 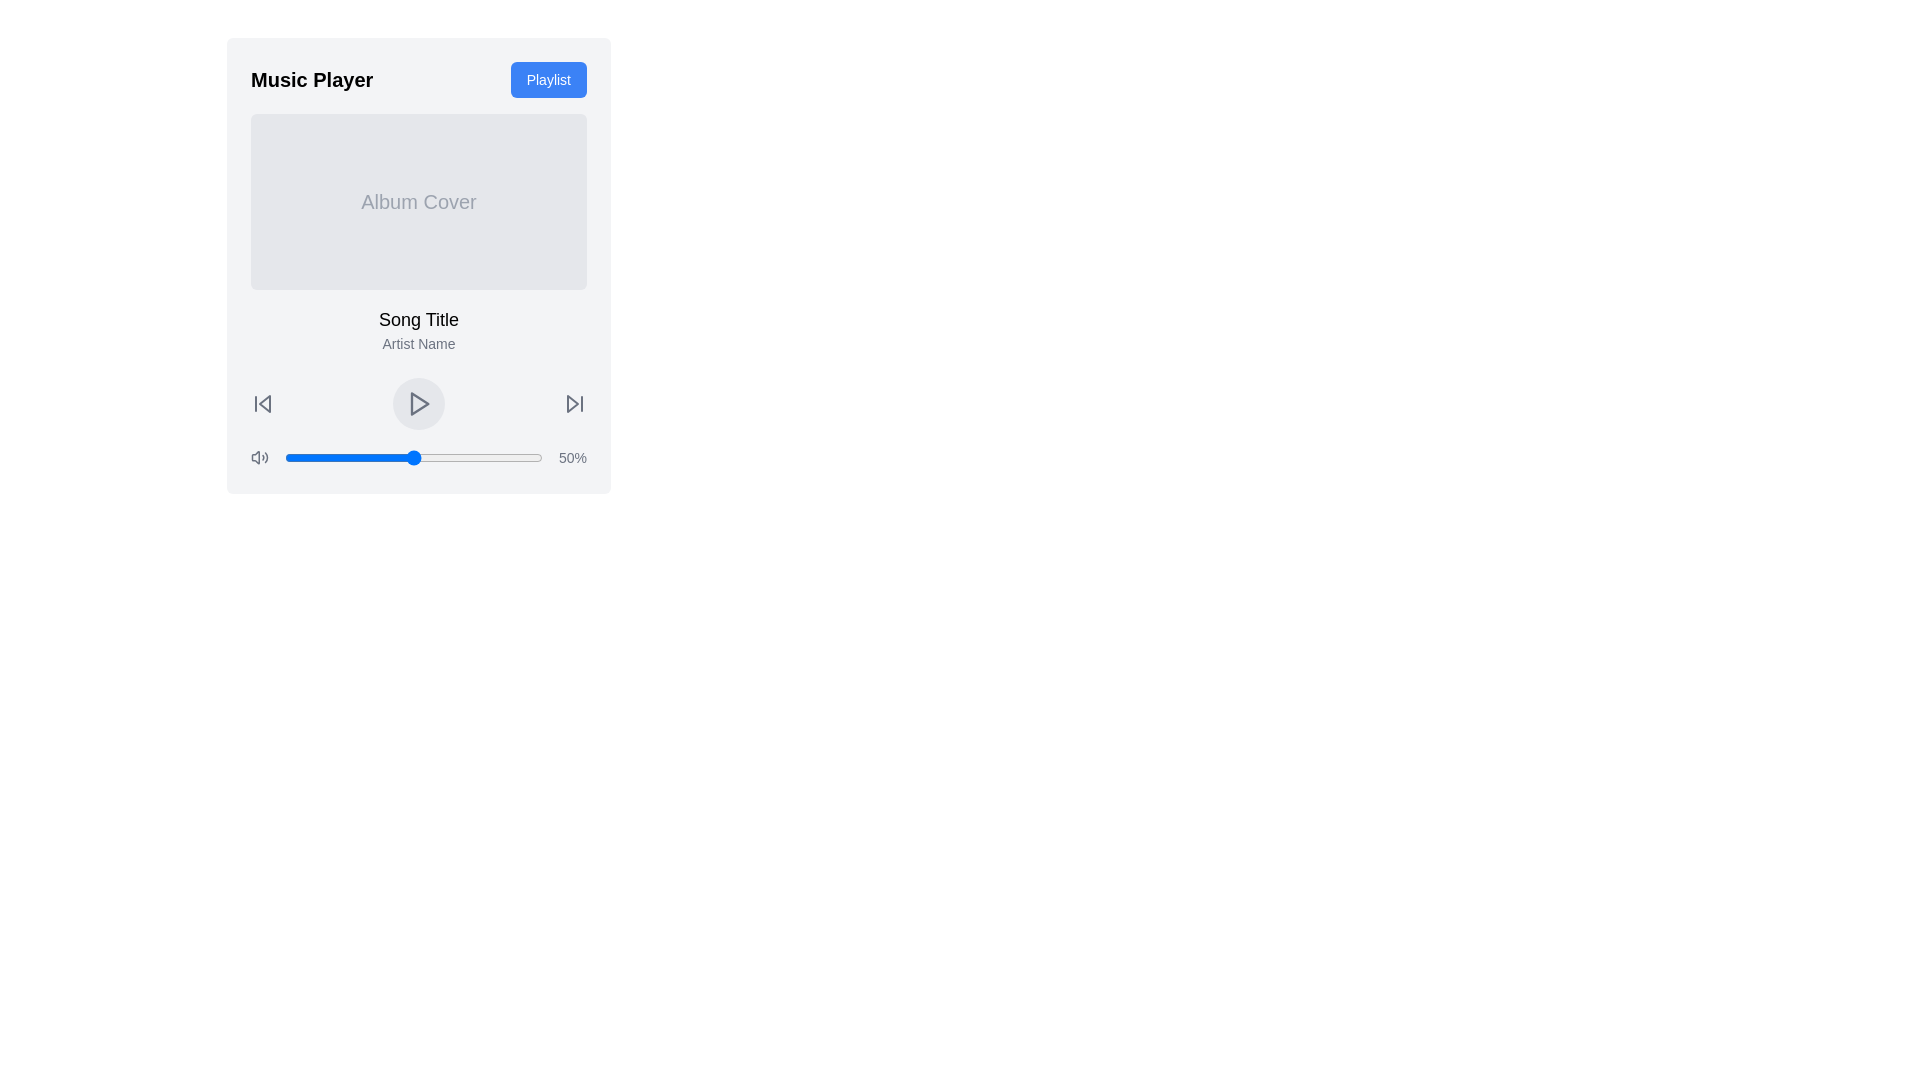 What do you see at coordinates (469, 458) in the screenshot?
I see `the volume` at bounding box center [469, 458].